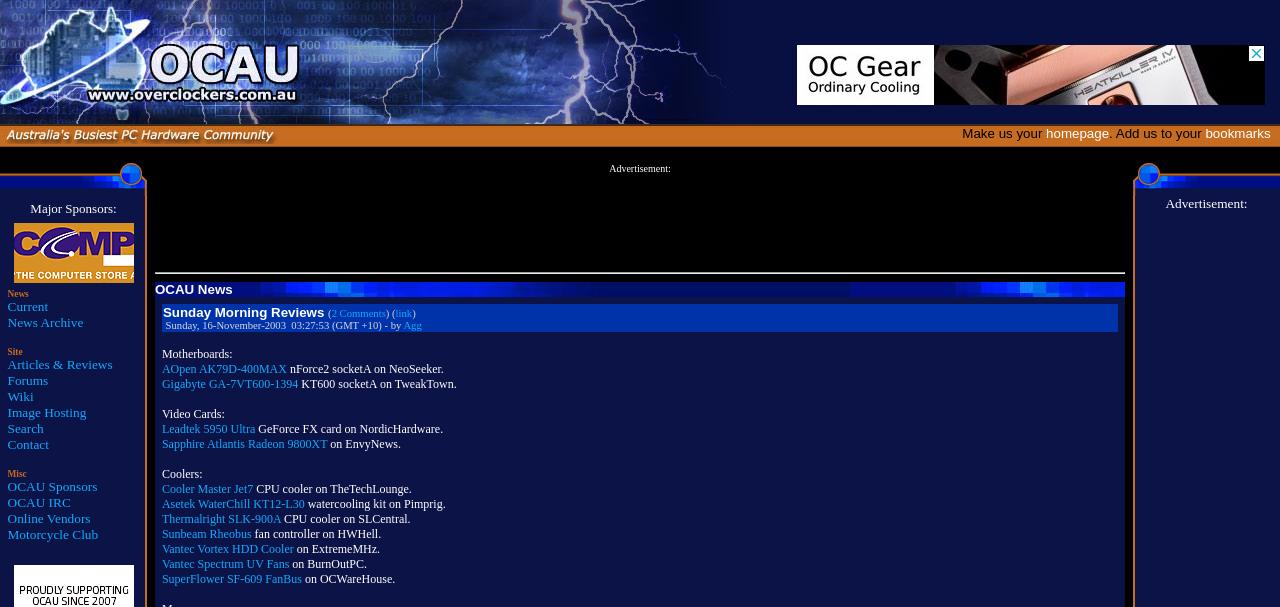  What do you see at coordinates (208, 429) in the screenshot?
I see `'Leadtek 5950 Ultra'` at bounding box center [208, 429].